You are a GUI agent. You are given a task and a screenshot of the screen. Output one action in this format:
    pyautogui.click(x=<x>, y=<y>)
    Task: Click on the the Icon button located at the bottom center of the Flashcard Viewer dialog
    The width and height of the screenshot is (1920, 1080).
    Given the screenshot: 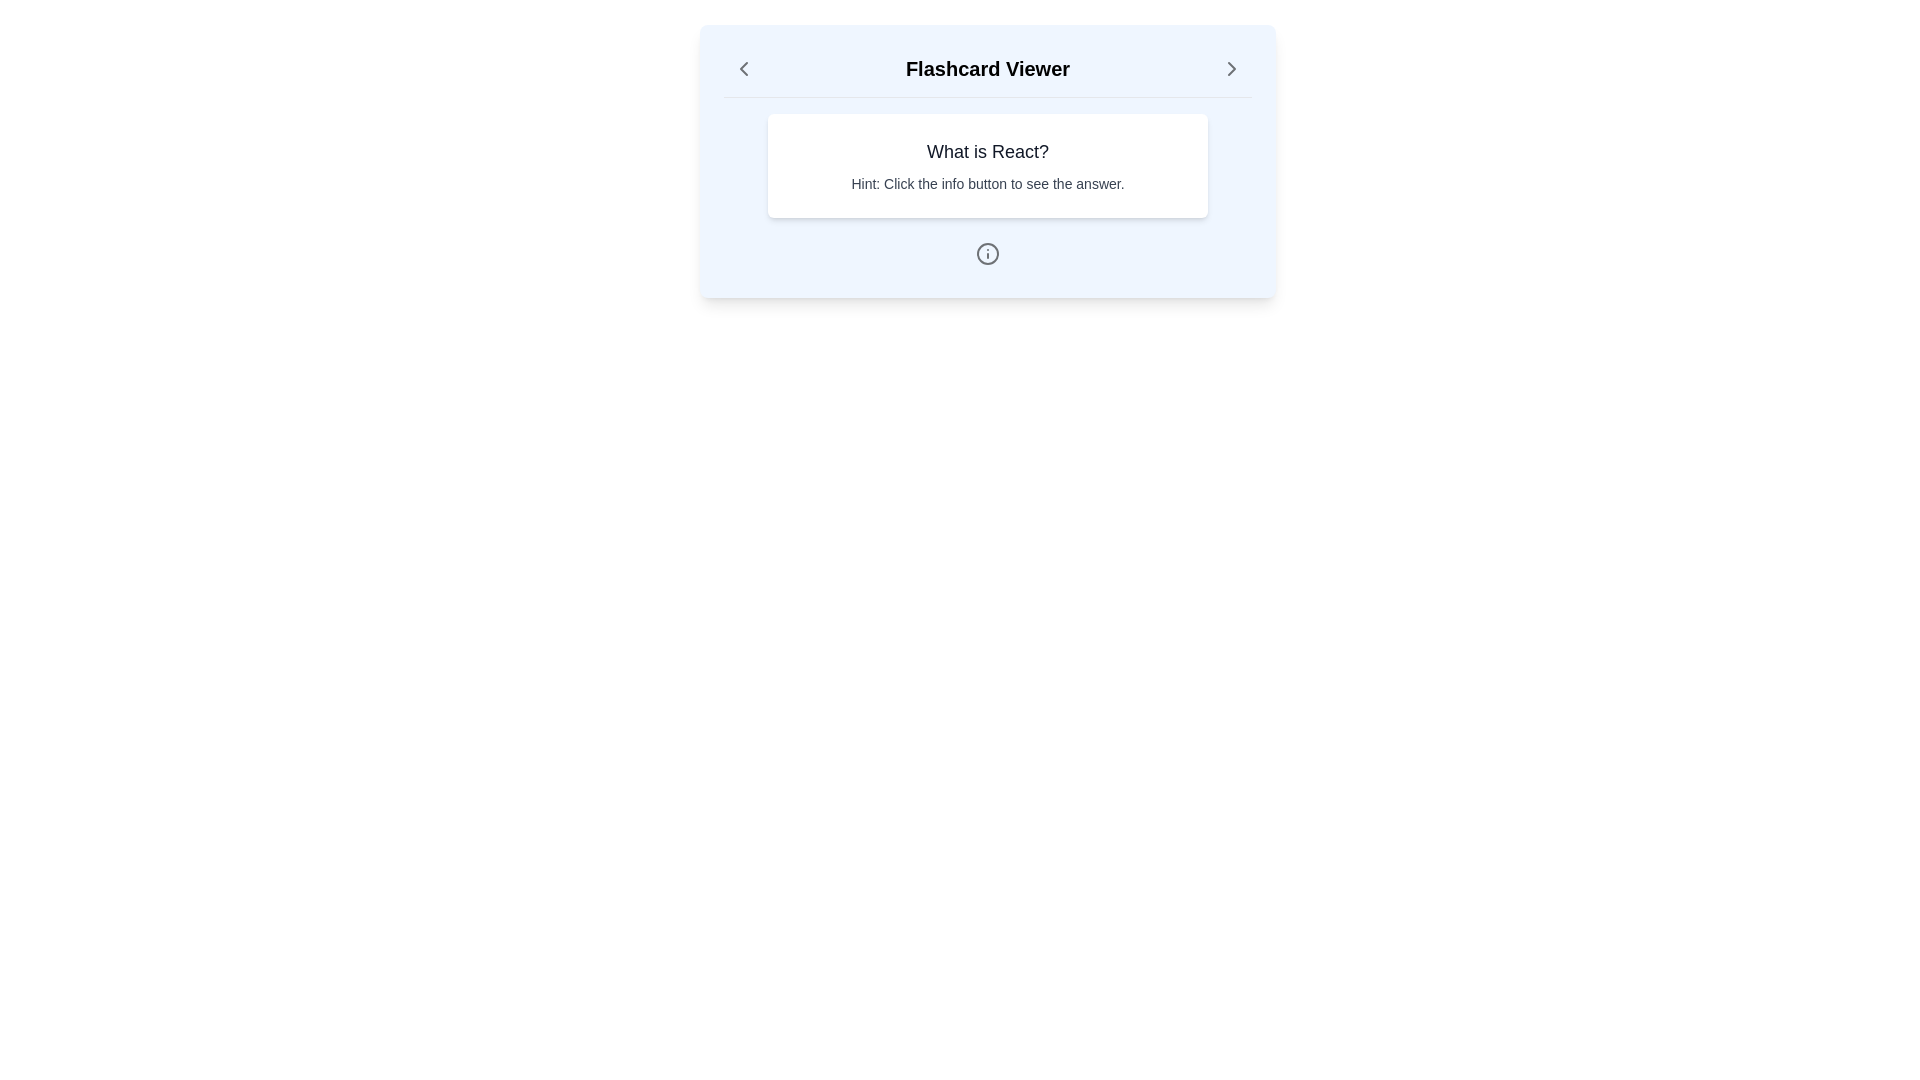 What is the action you would take?
    pyautogui.click(x=988, y=253)
    